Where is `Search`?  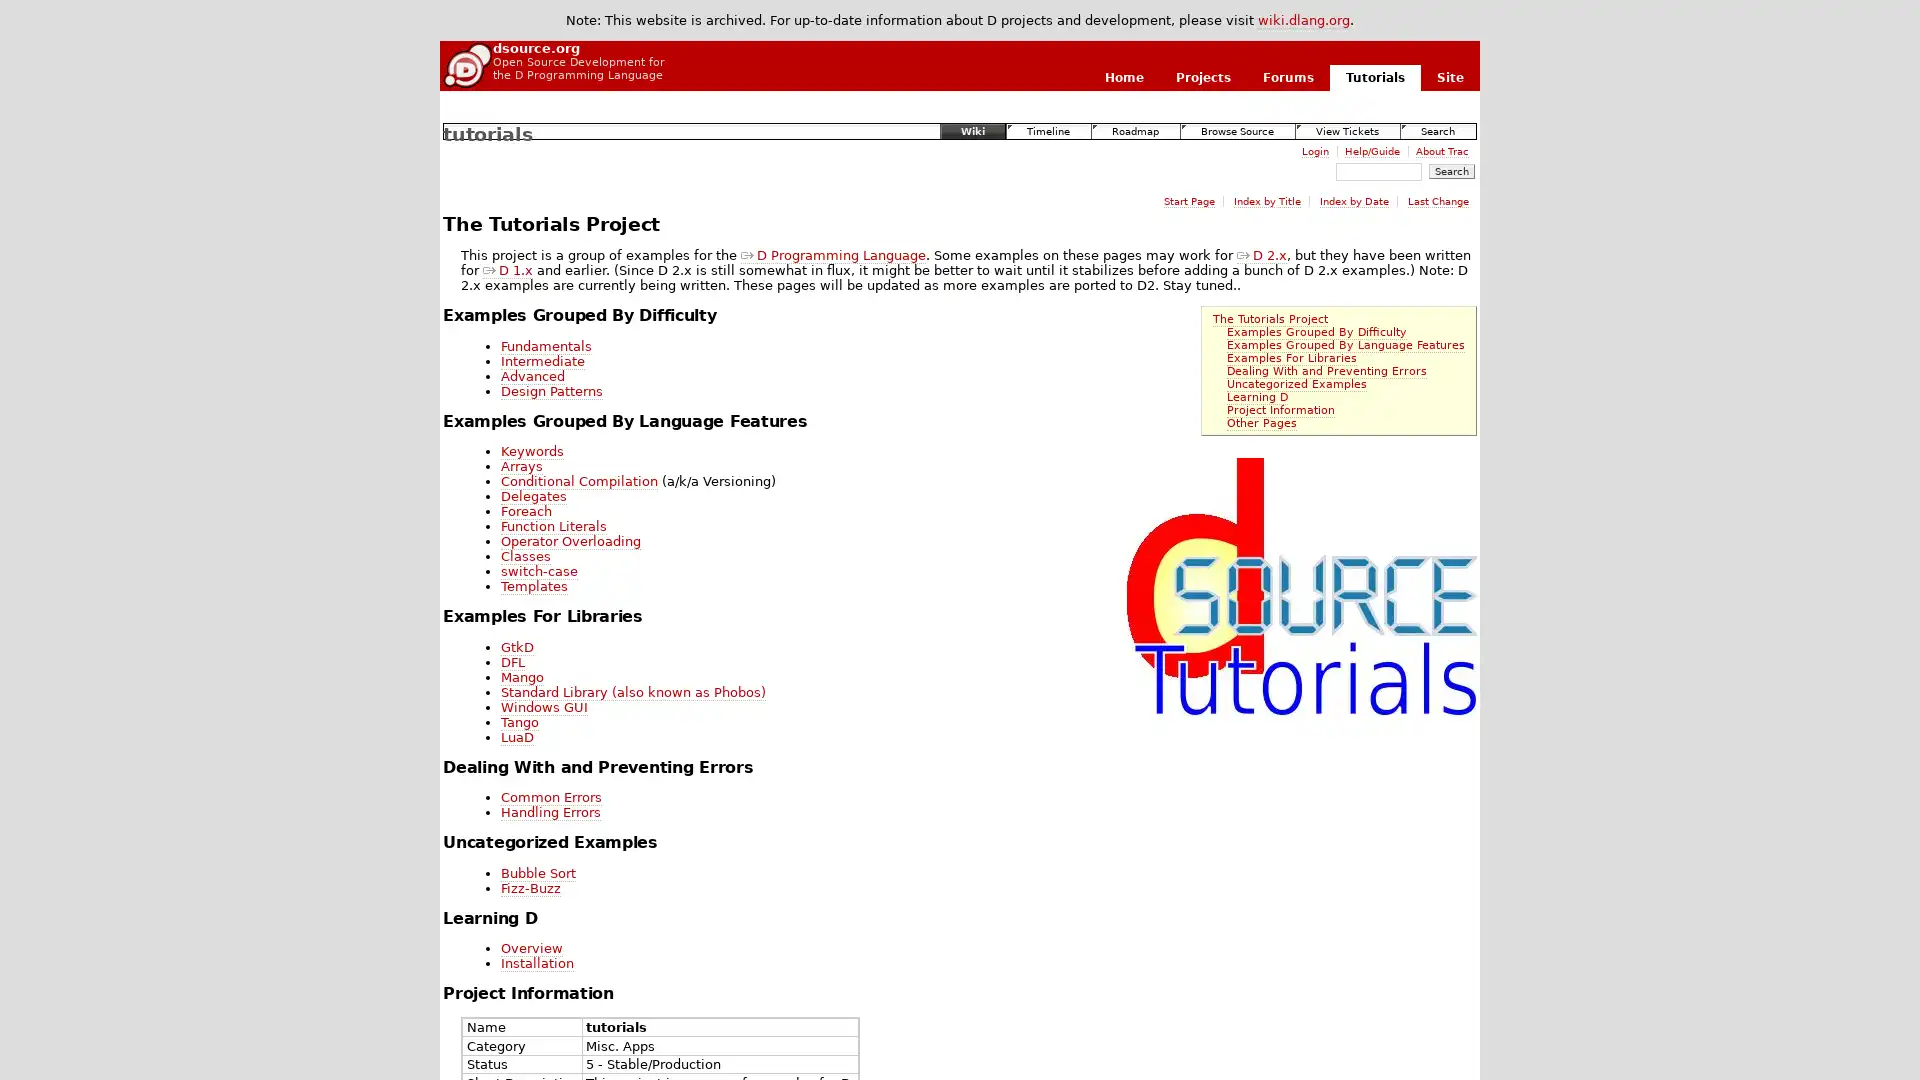 Search is located at coordinates (1450, 170).